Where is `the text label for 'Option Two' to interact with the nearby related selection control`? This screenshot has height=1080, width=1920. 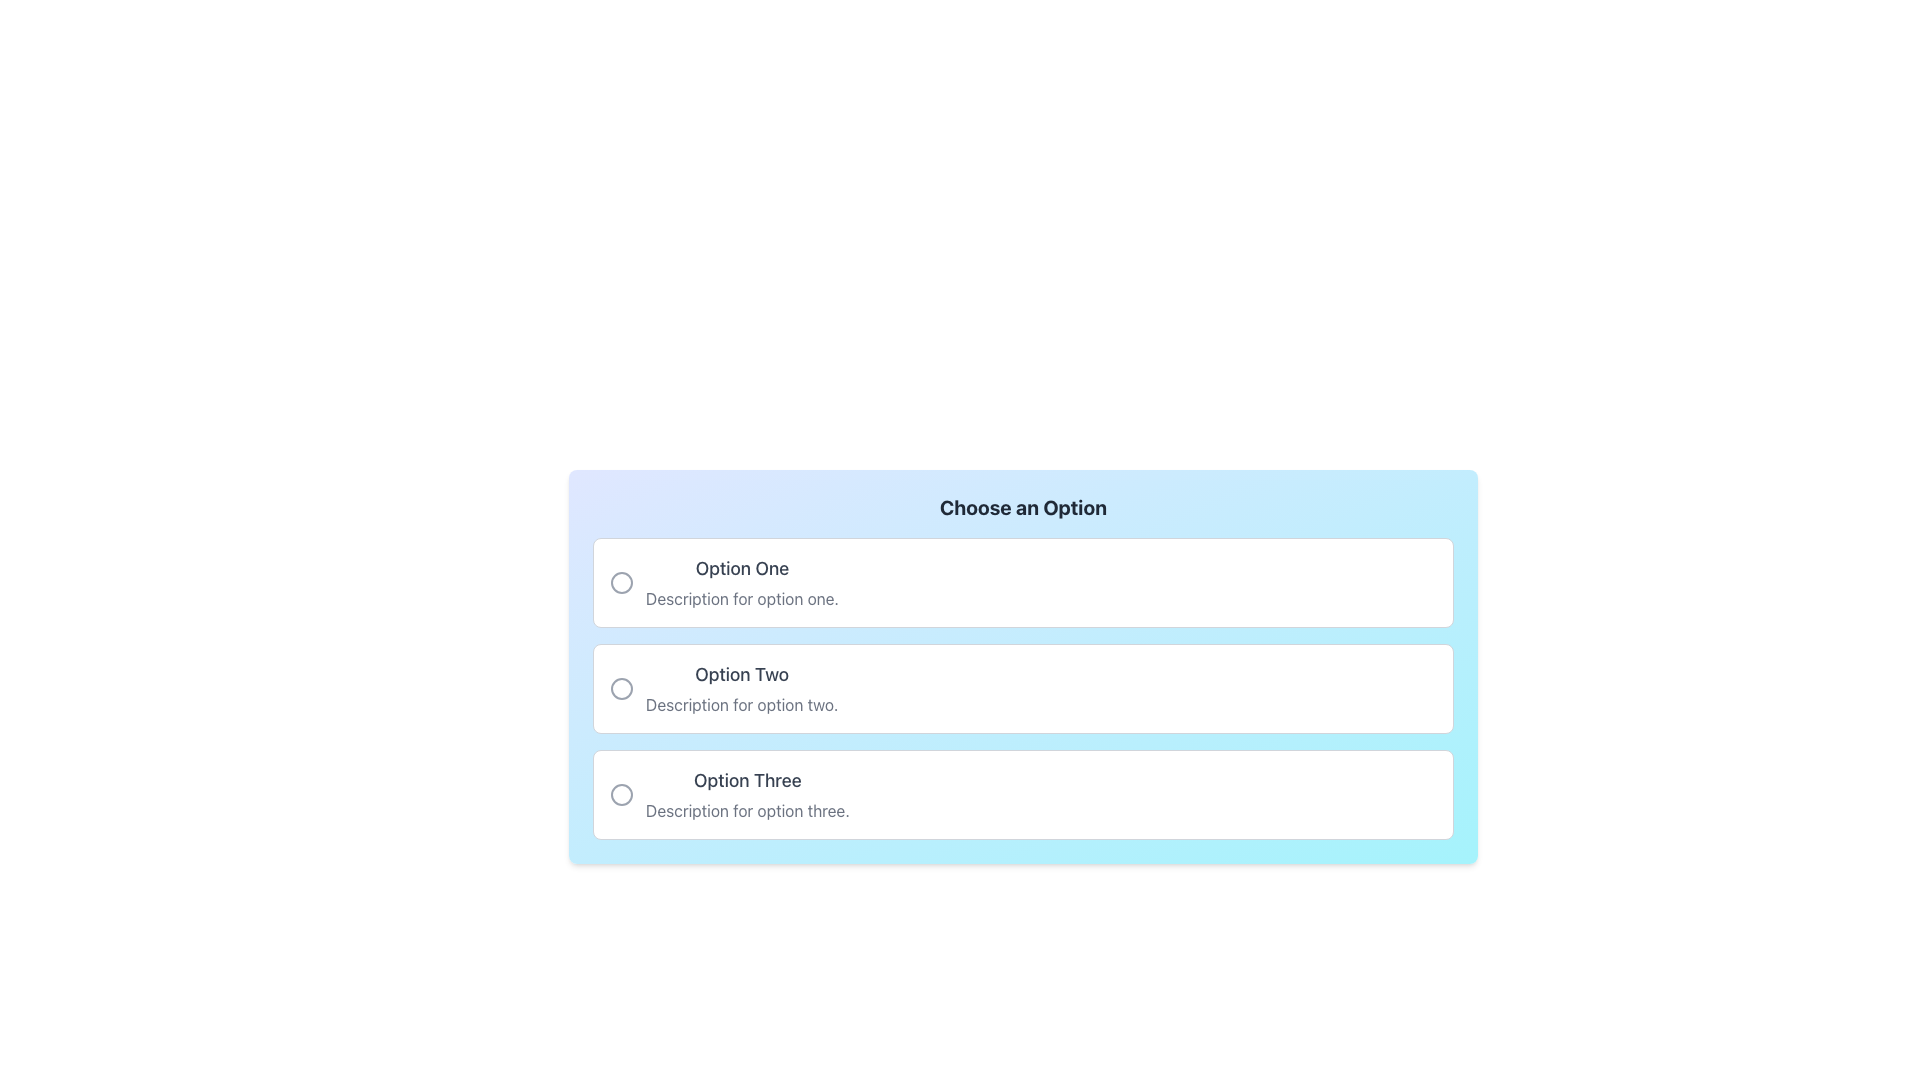
the text label for 'Option Two' to interact with the nearby related selection control is located at coordinates (741, 675).